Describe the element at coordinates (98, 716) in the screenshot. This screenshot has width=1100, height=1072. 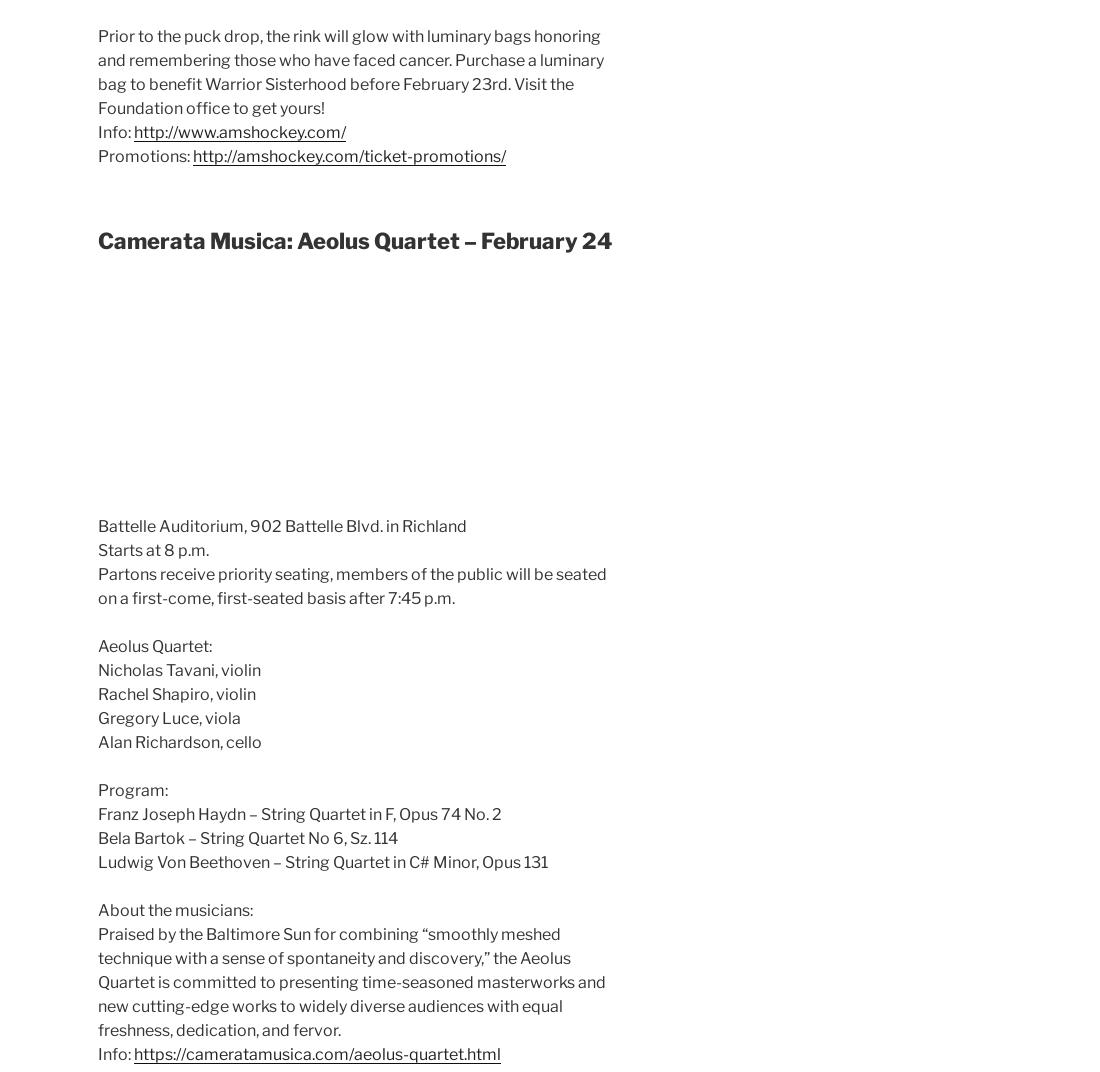
I see `'Gregory Luce, viola'` at that location.